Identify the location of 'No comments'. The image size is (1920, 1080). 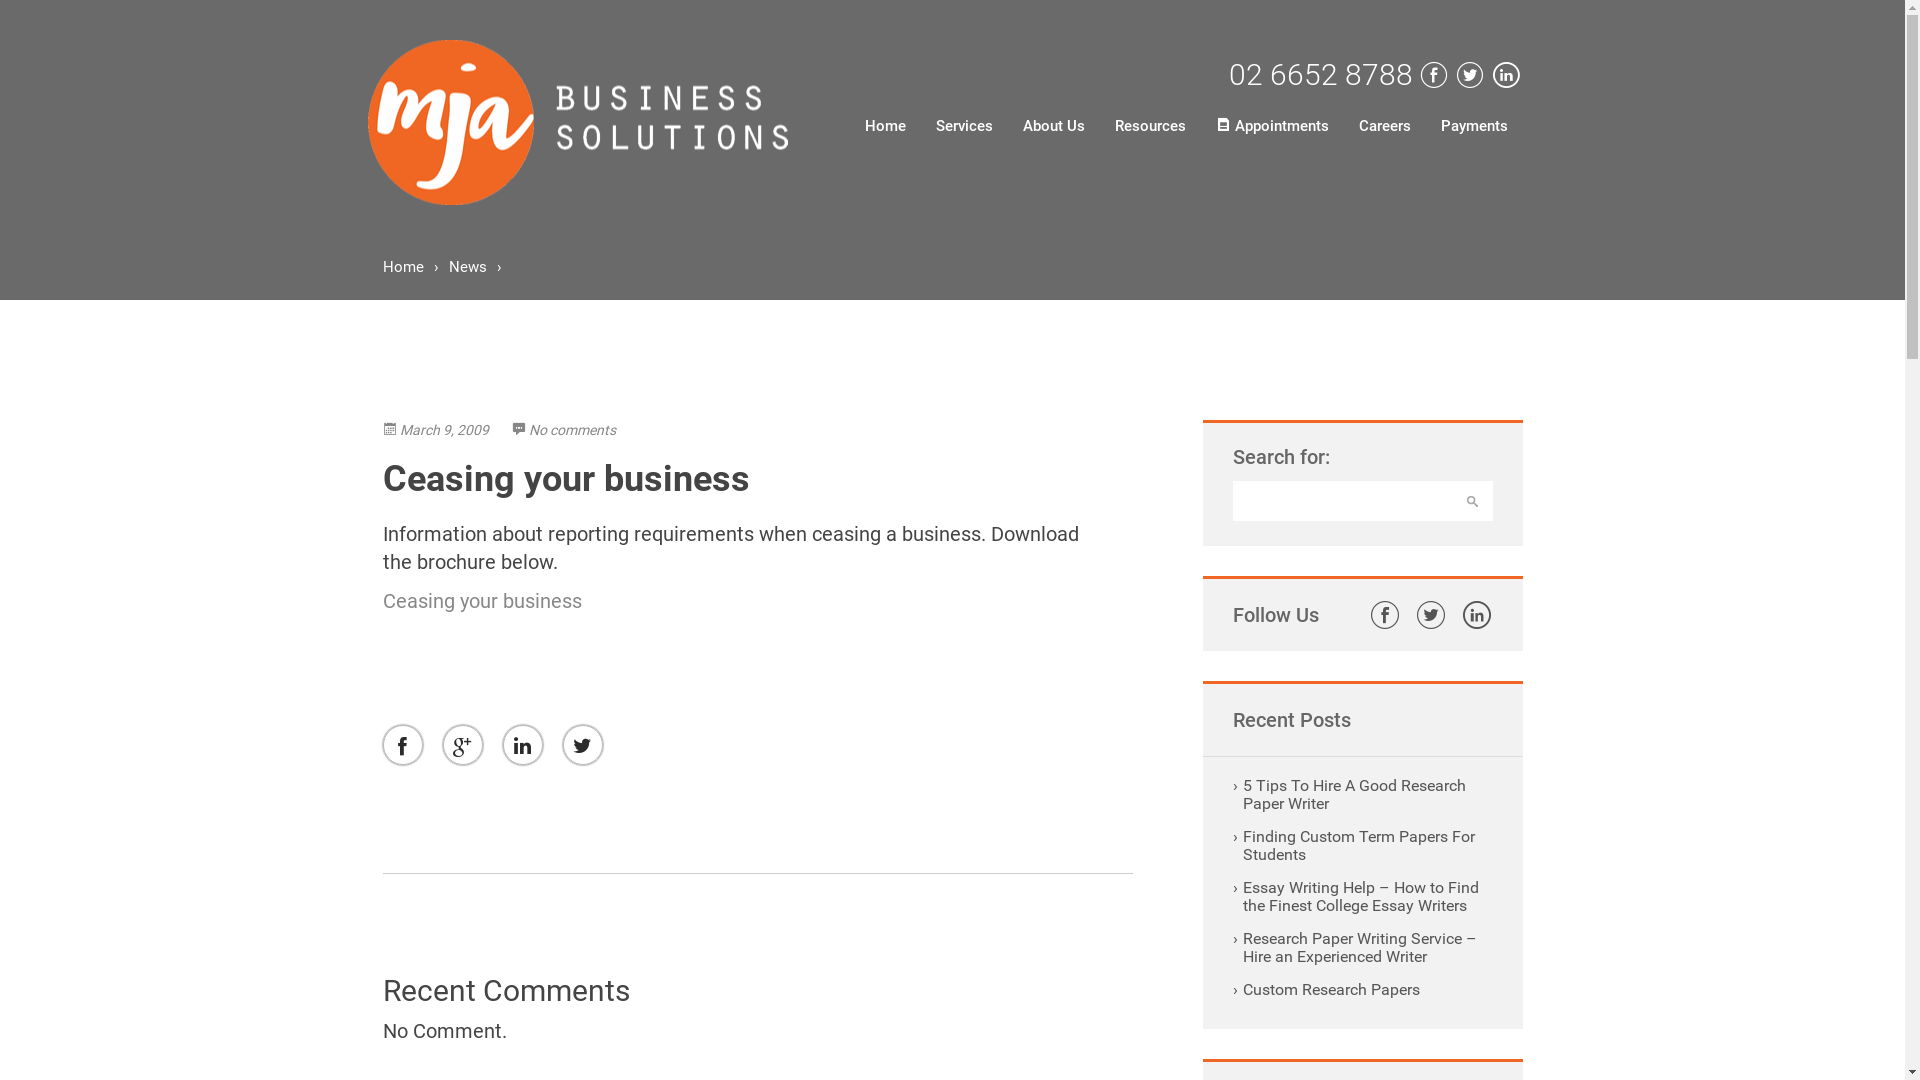
(563, 428).